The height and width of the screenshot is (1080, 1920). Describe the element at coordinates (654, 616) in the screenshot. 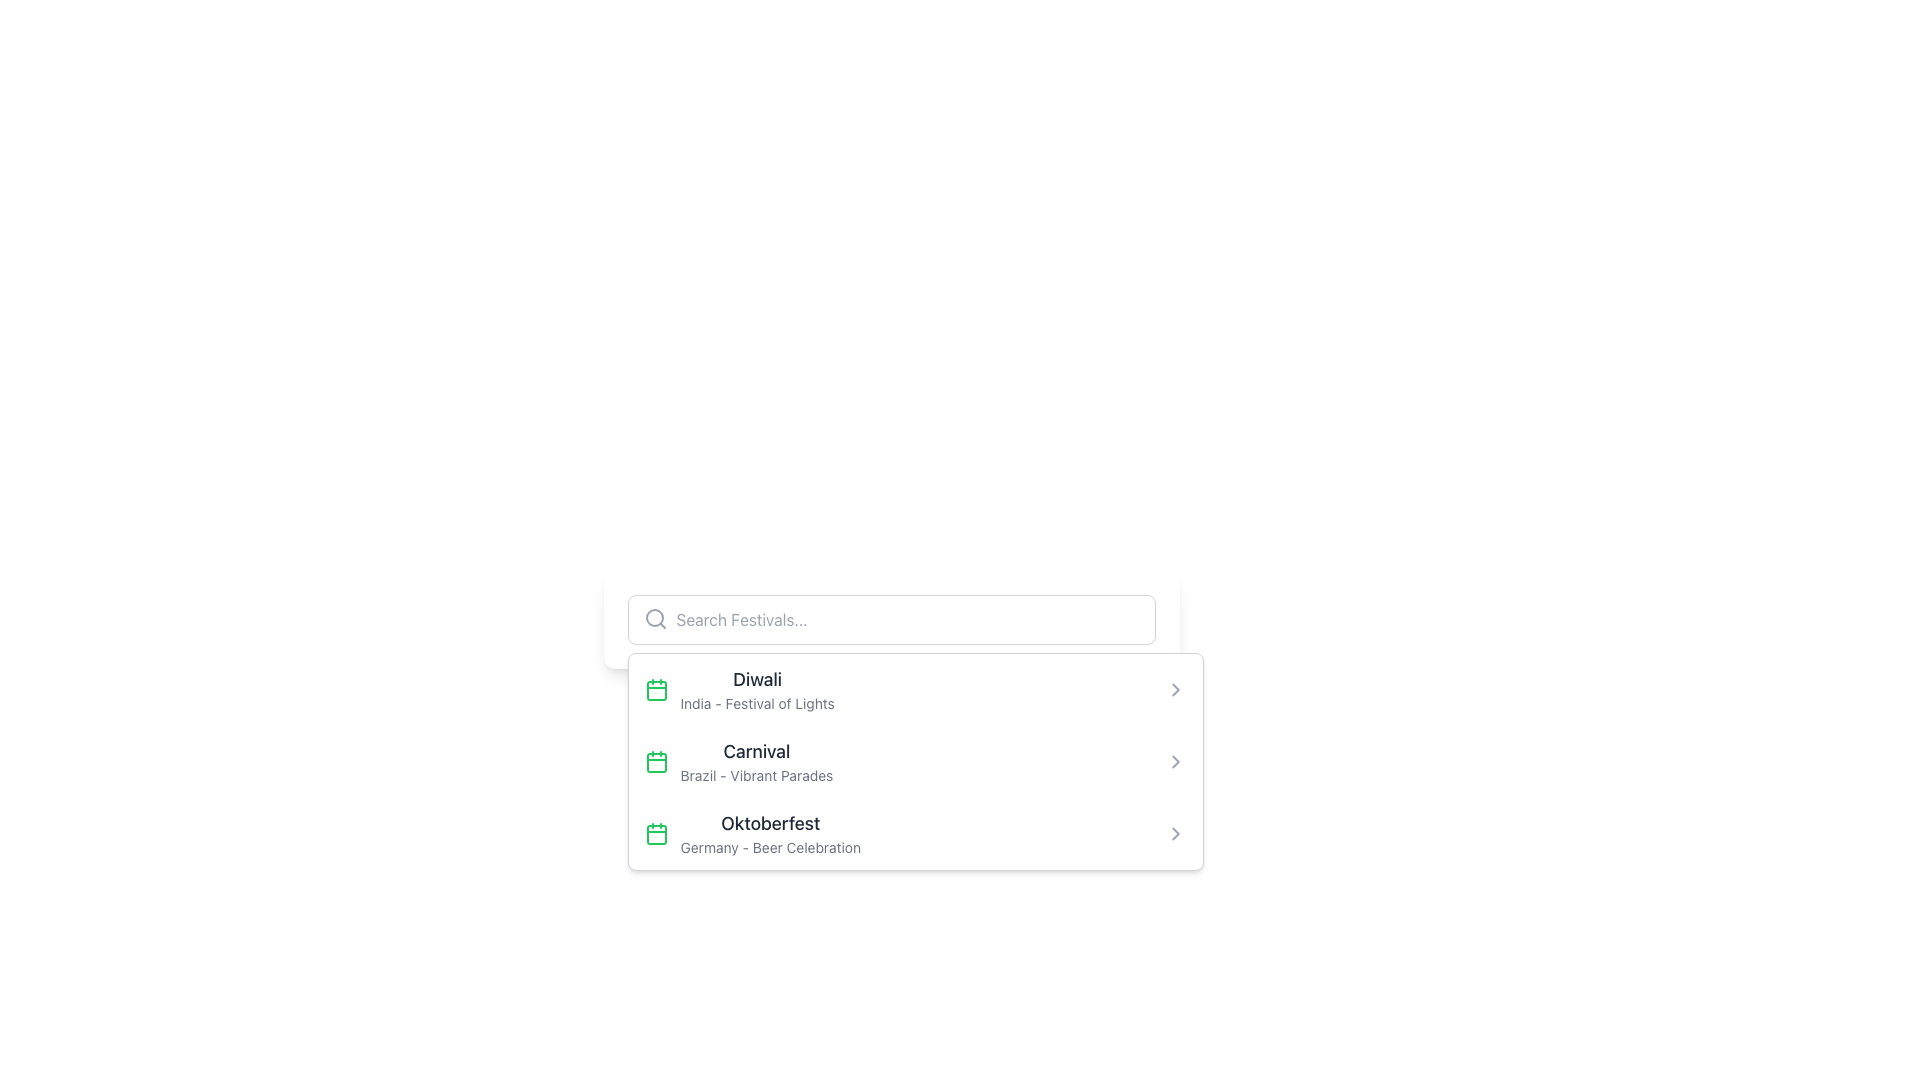

I see `the central circle of the magnifying glass icon representing the search feature, located near the top left corner of the content area` at that location.